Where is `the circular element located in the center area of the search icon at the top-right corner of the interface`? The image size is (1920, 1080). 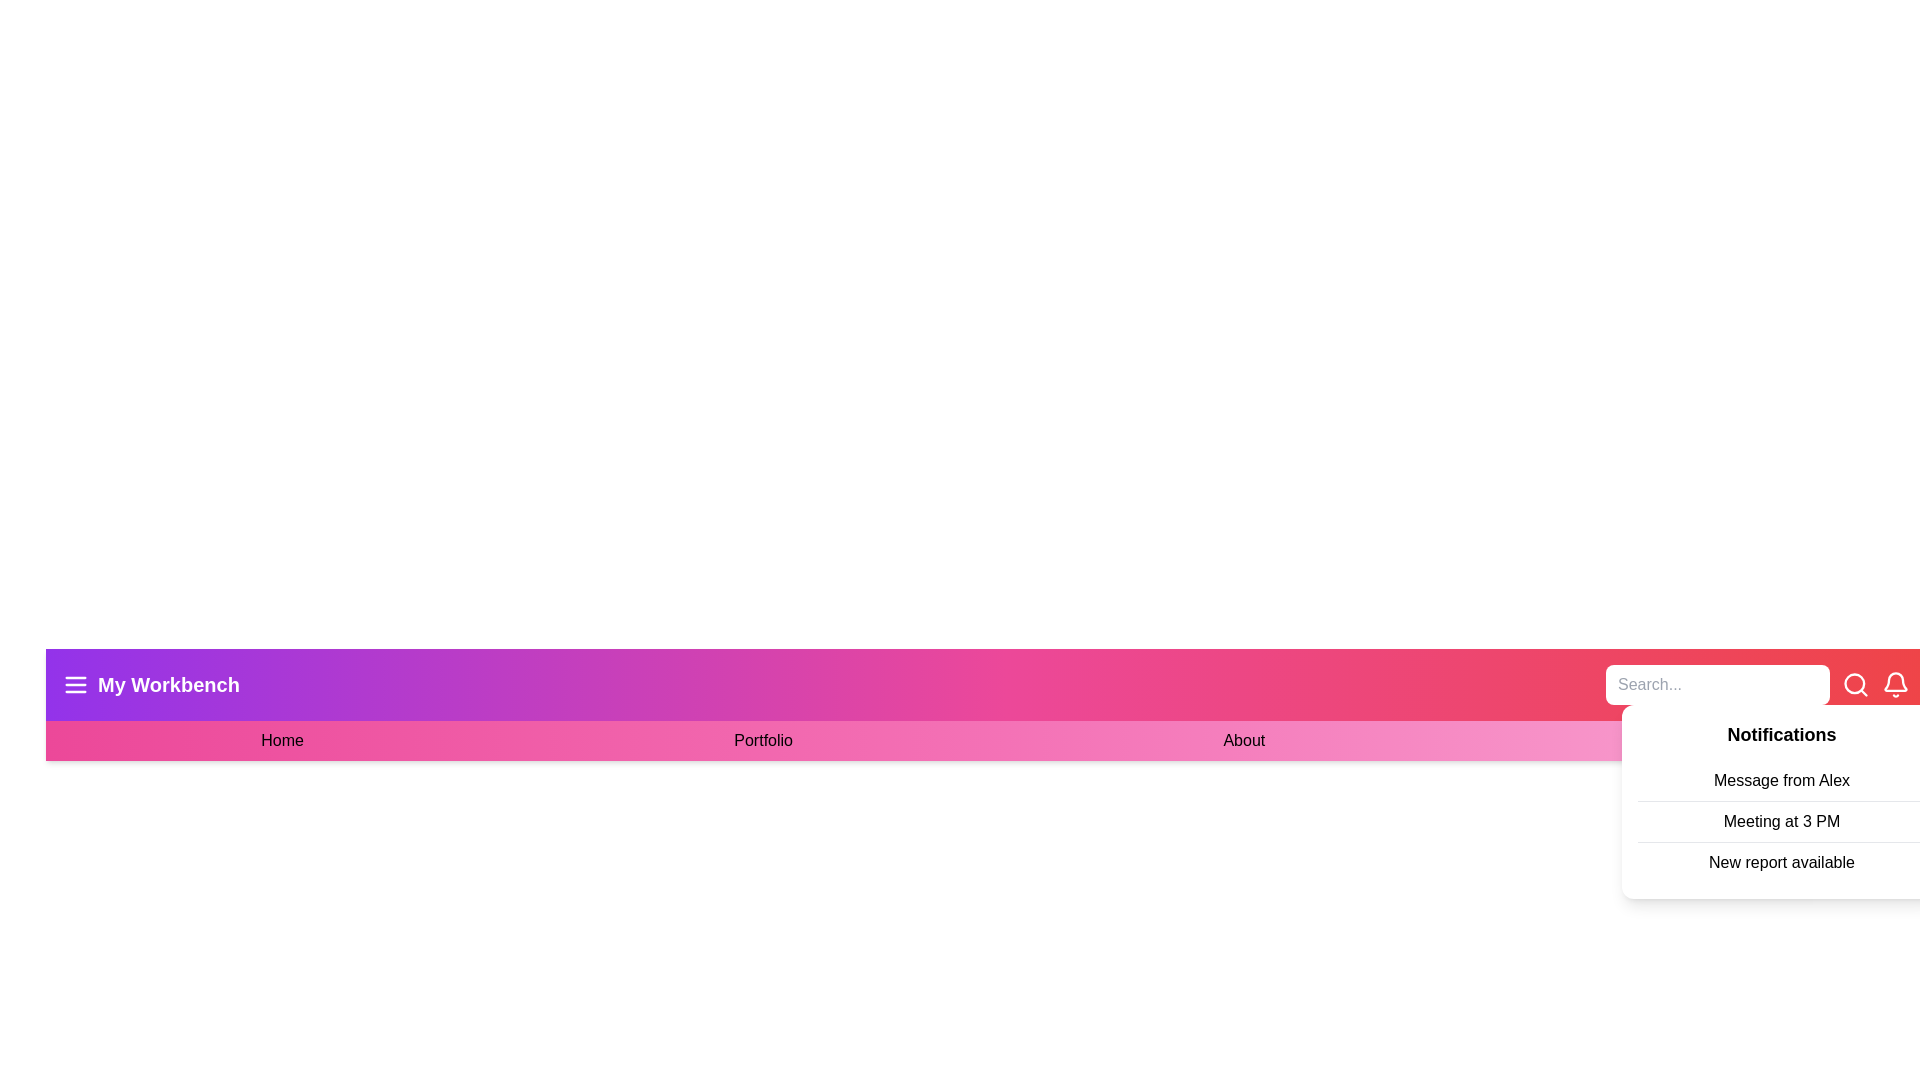 the circular element located in the center area of the search icon at the top-right corner of the interface is located at coordinates (1853, 682).